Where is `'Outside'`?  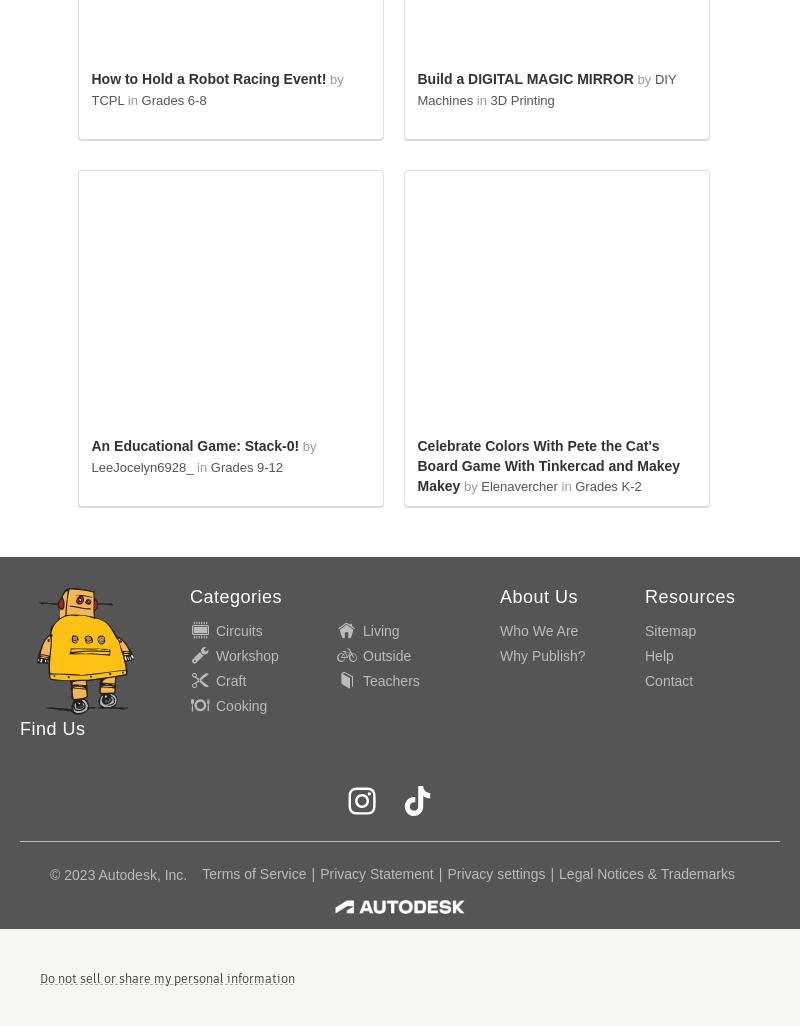 'Outside' is located at coordinates (362, 654).